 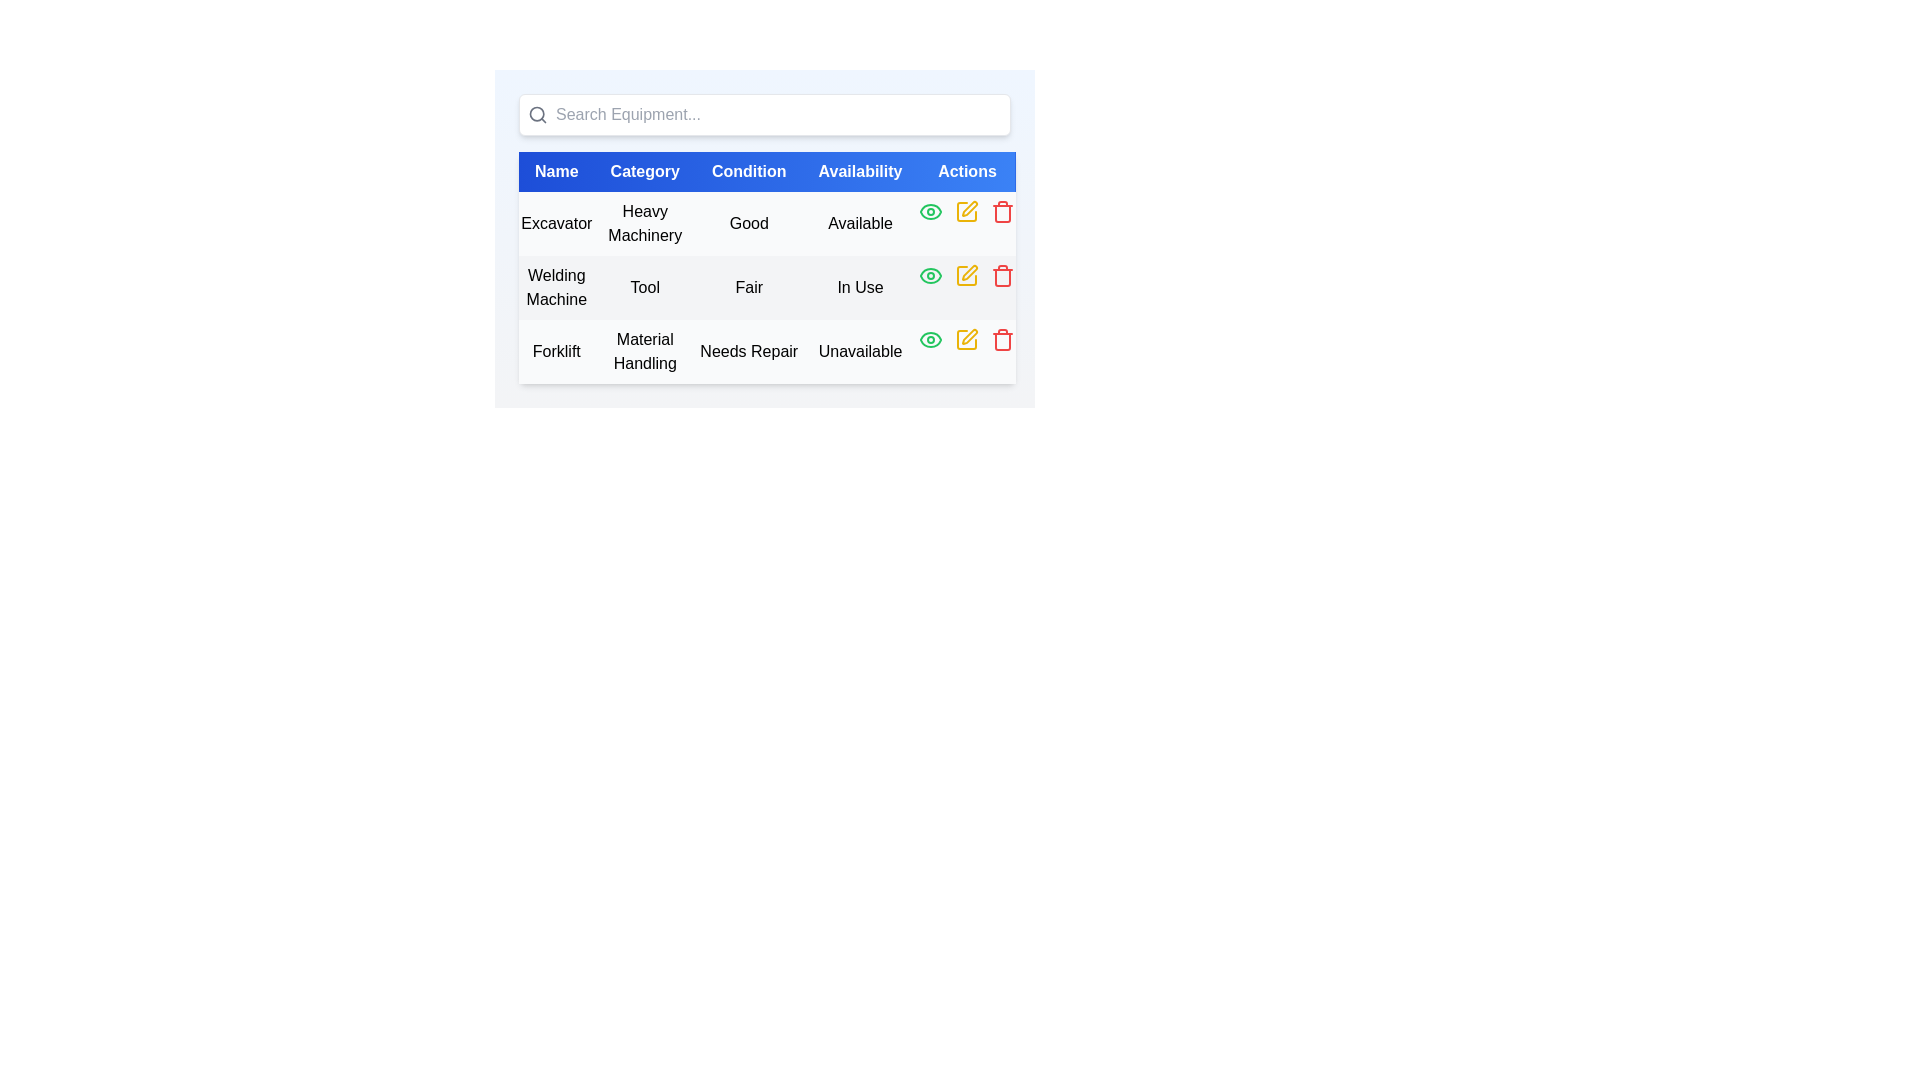 What do you see at coordinates (967, 276) in the screenshot?
I see `the yellow square-shaped edit icon with a pen symbol in the Actions column of the Welding Machine row to initiate editing for the Welding Machine entry` at bounding box center [967, 276].